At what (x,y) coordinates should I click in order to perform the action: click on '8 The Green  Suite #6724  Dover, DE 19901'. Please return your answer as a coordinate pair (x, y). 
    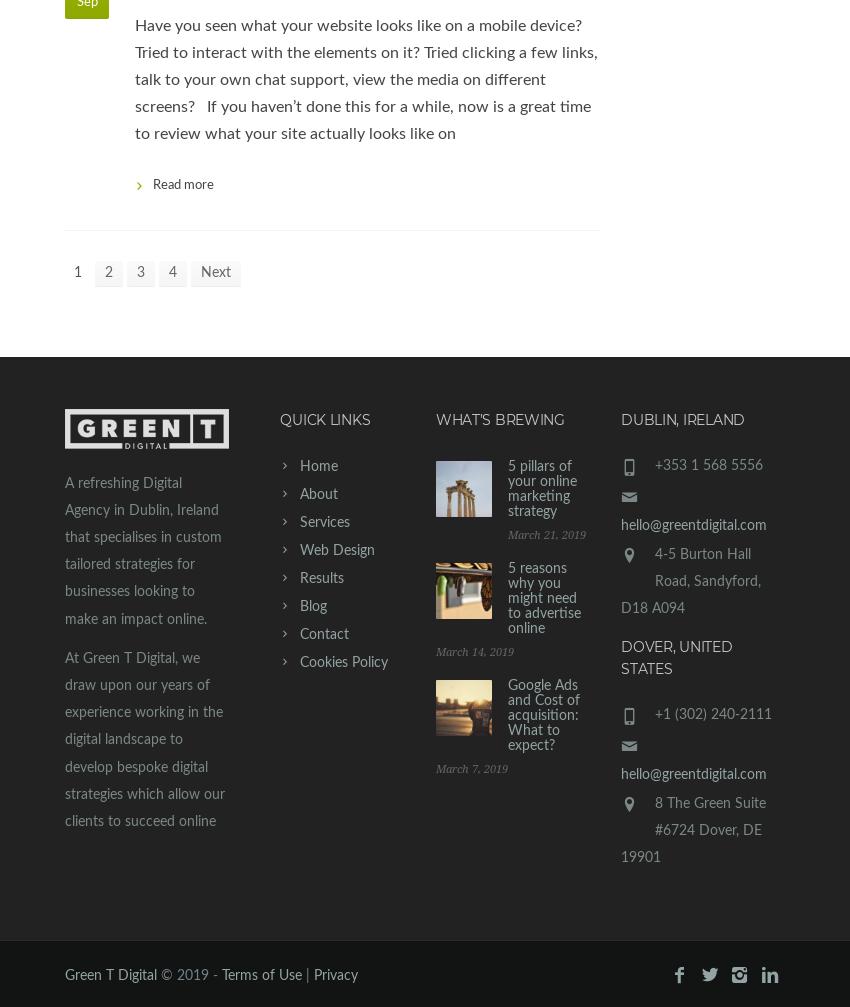
    Looking at the image, I should click on (620, 829).